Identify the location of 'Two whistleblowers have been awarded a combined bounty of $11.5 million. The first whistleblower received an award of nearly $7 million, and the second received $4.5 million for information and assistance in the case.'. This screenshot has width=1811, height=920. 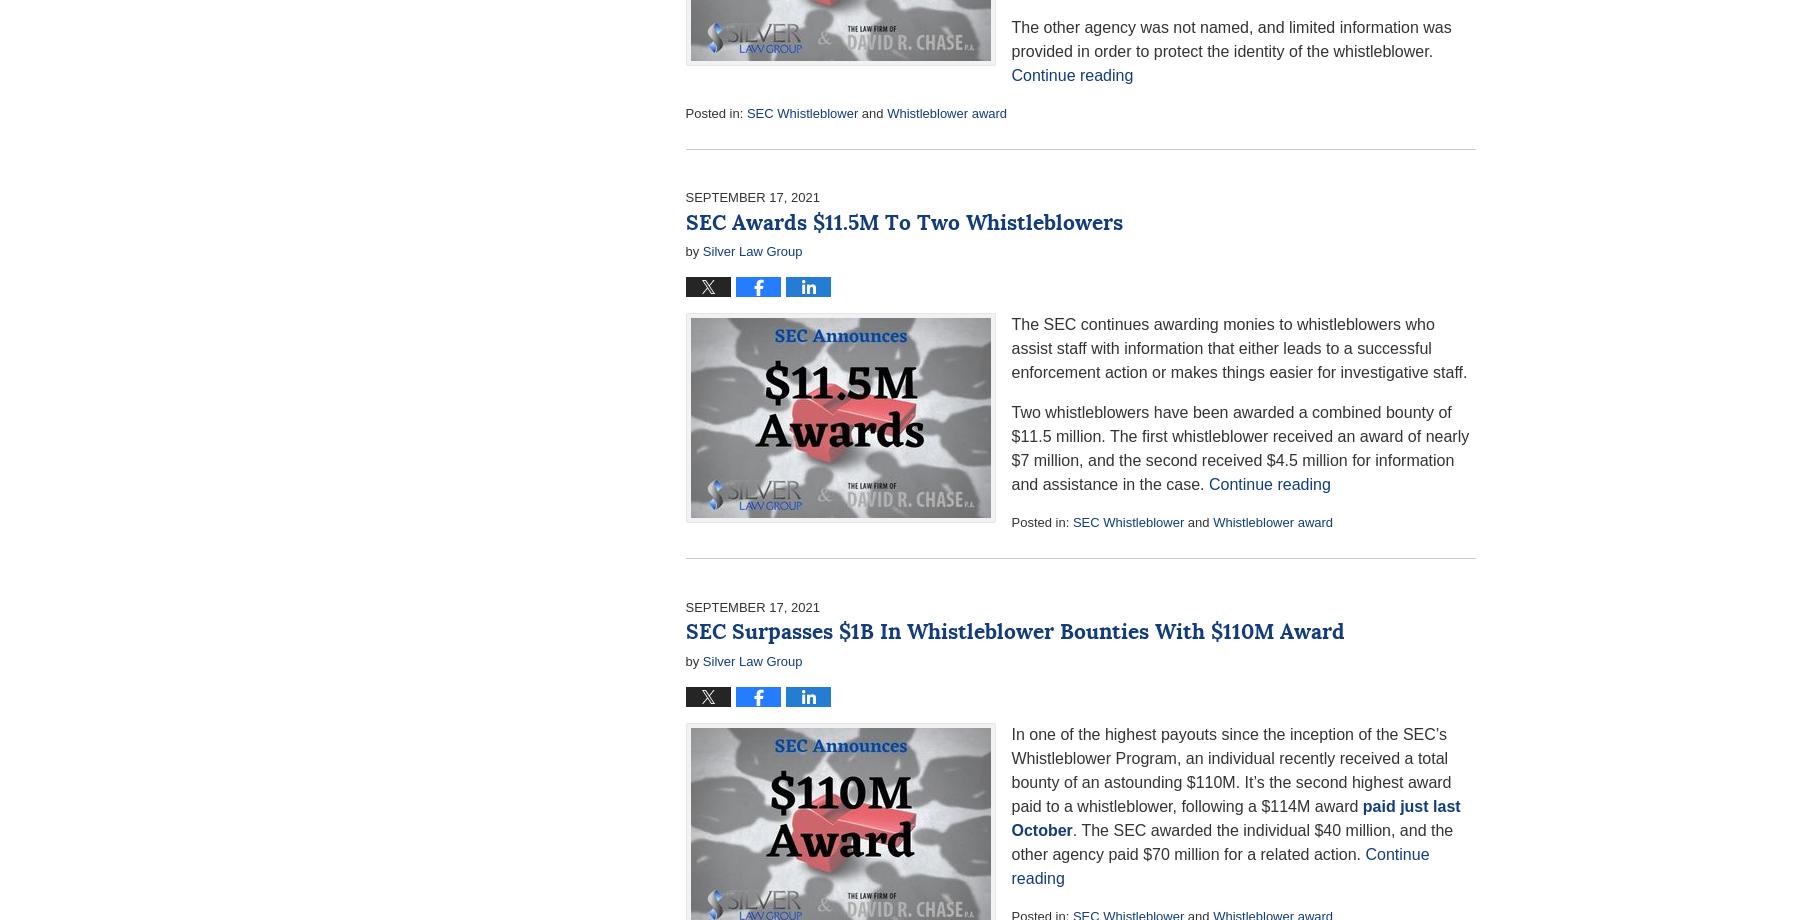
(1239, 447).